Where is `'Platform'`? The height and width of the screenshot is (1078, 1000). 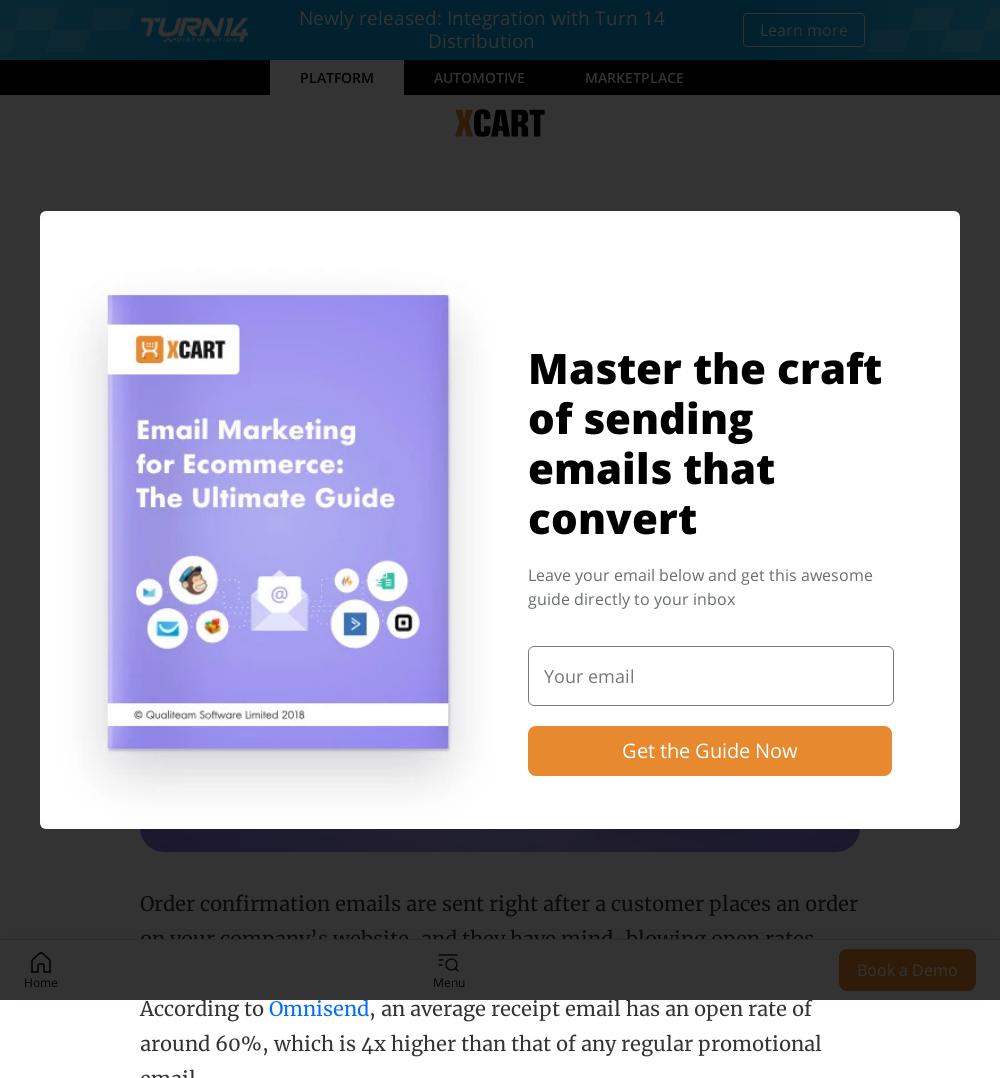 'Platform' is located at coordinates (336, 76).